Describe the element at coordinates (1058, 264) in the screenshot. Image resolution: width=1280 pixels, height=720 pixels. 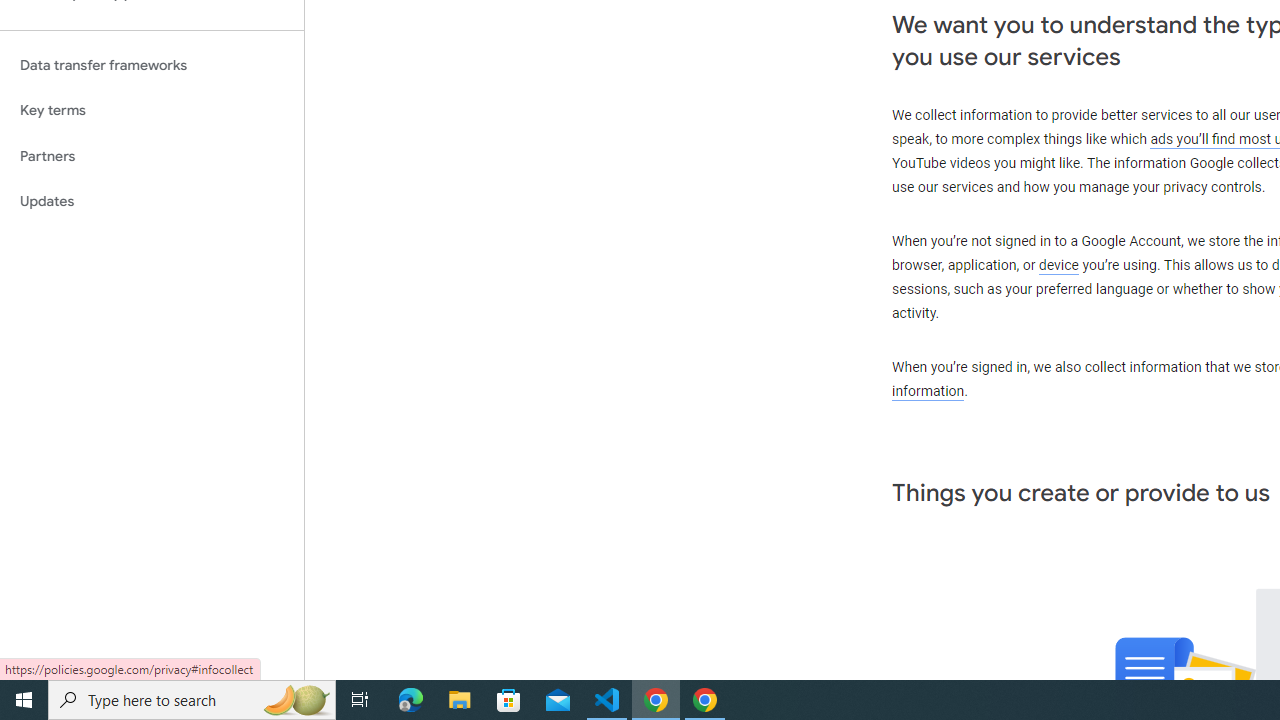
I see `'device'` at that location.